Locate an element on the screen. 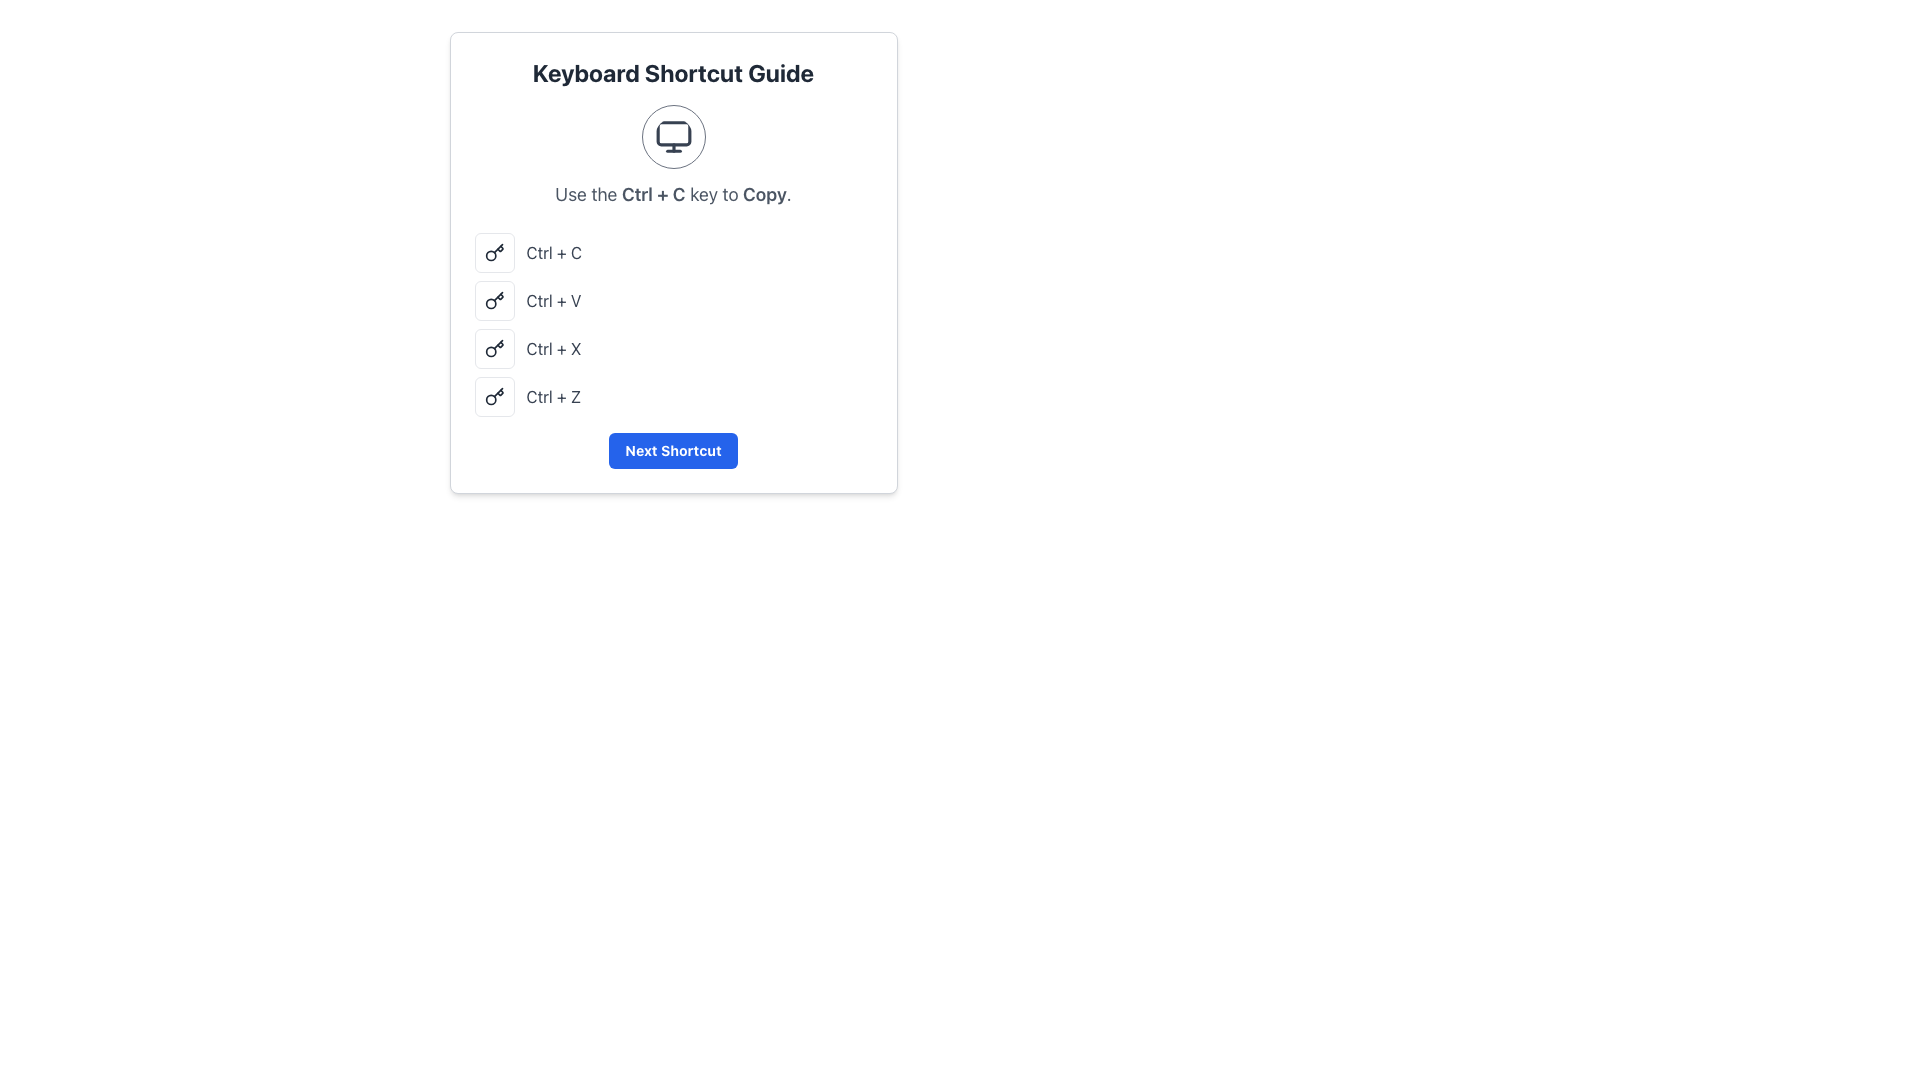 This screenshot has width=1920, height=1080. the second icon in the vertical list of four elements on the left side of the 'Keyboard Shortcut Guide' dialog, which represents the paste function (Ctrl + V) is located at coordinates (494, 300).